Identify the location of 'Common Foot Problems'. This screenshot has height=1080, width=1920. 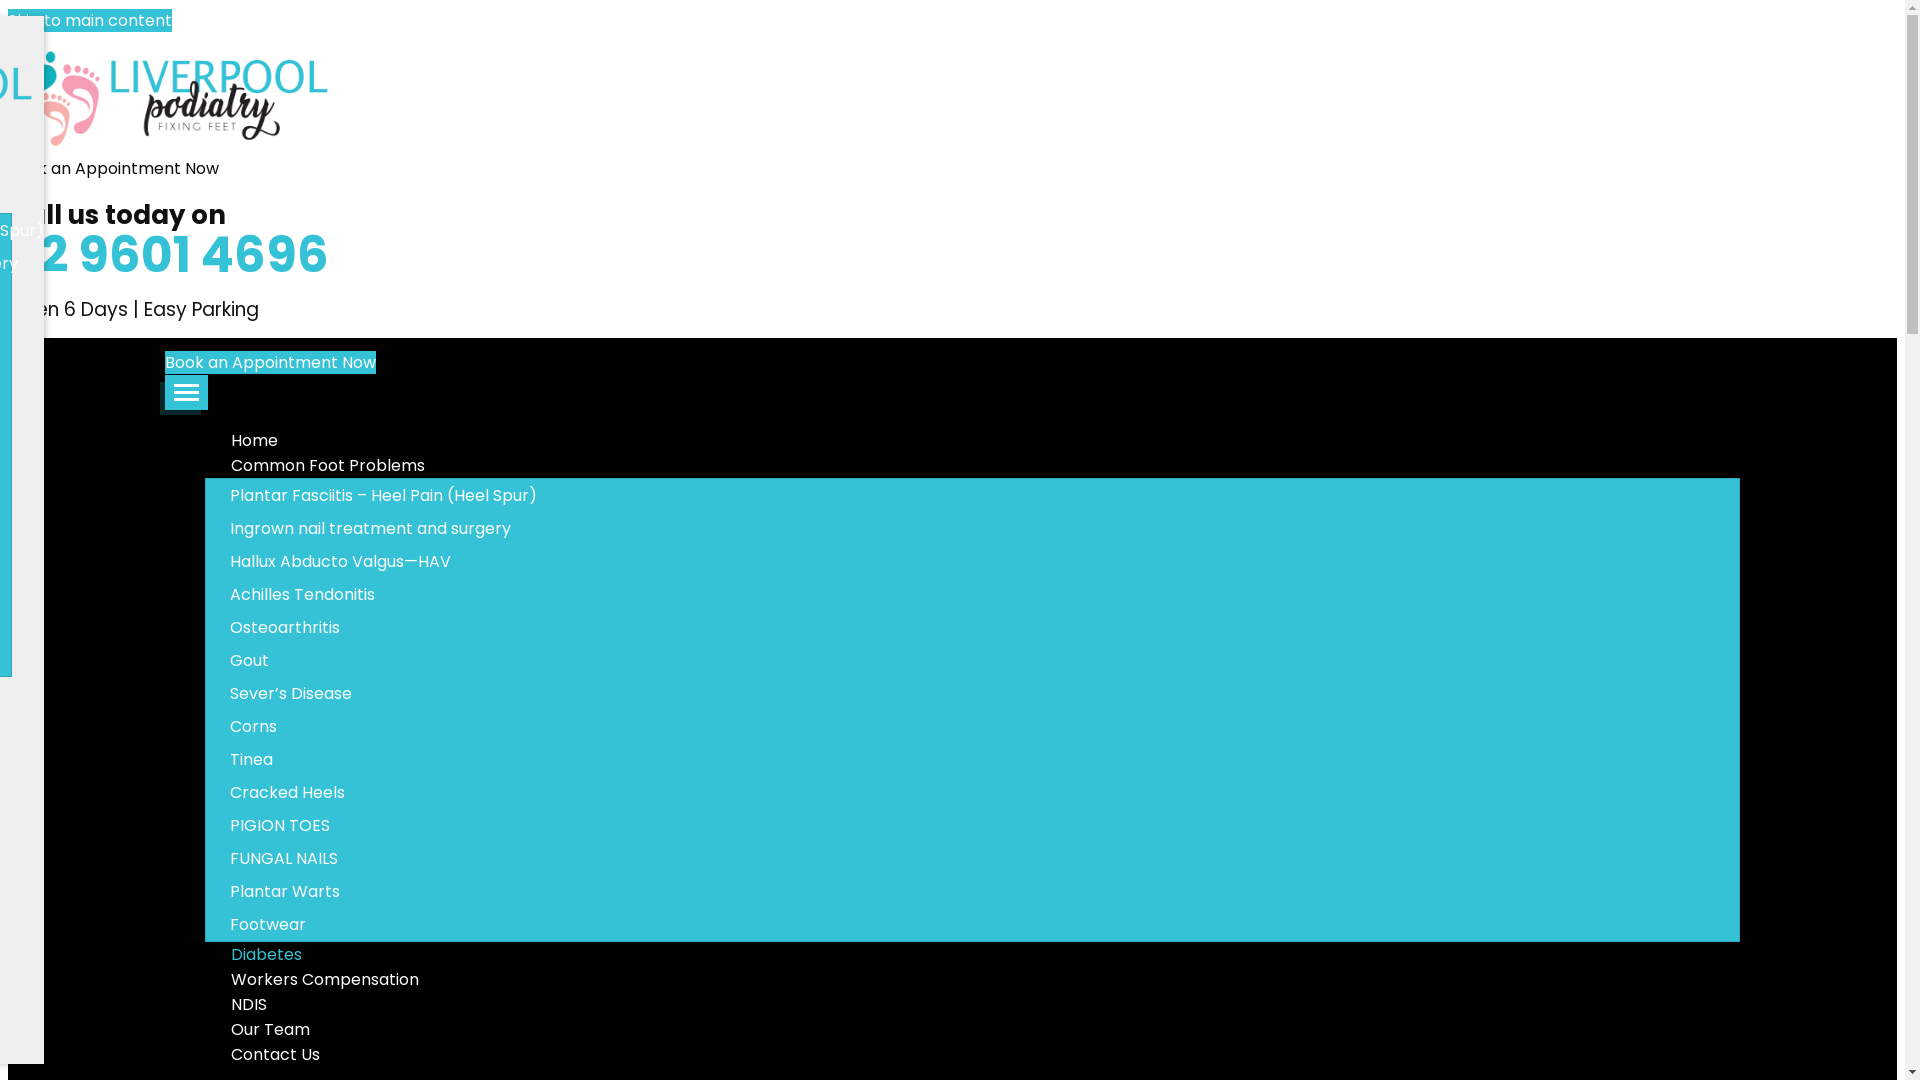
(327, 465).